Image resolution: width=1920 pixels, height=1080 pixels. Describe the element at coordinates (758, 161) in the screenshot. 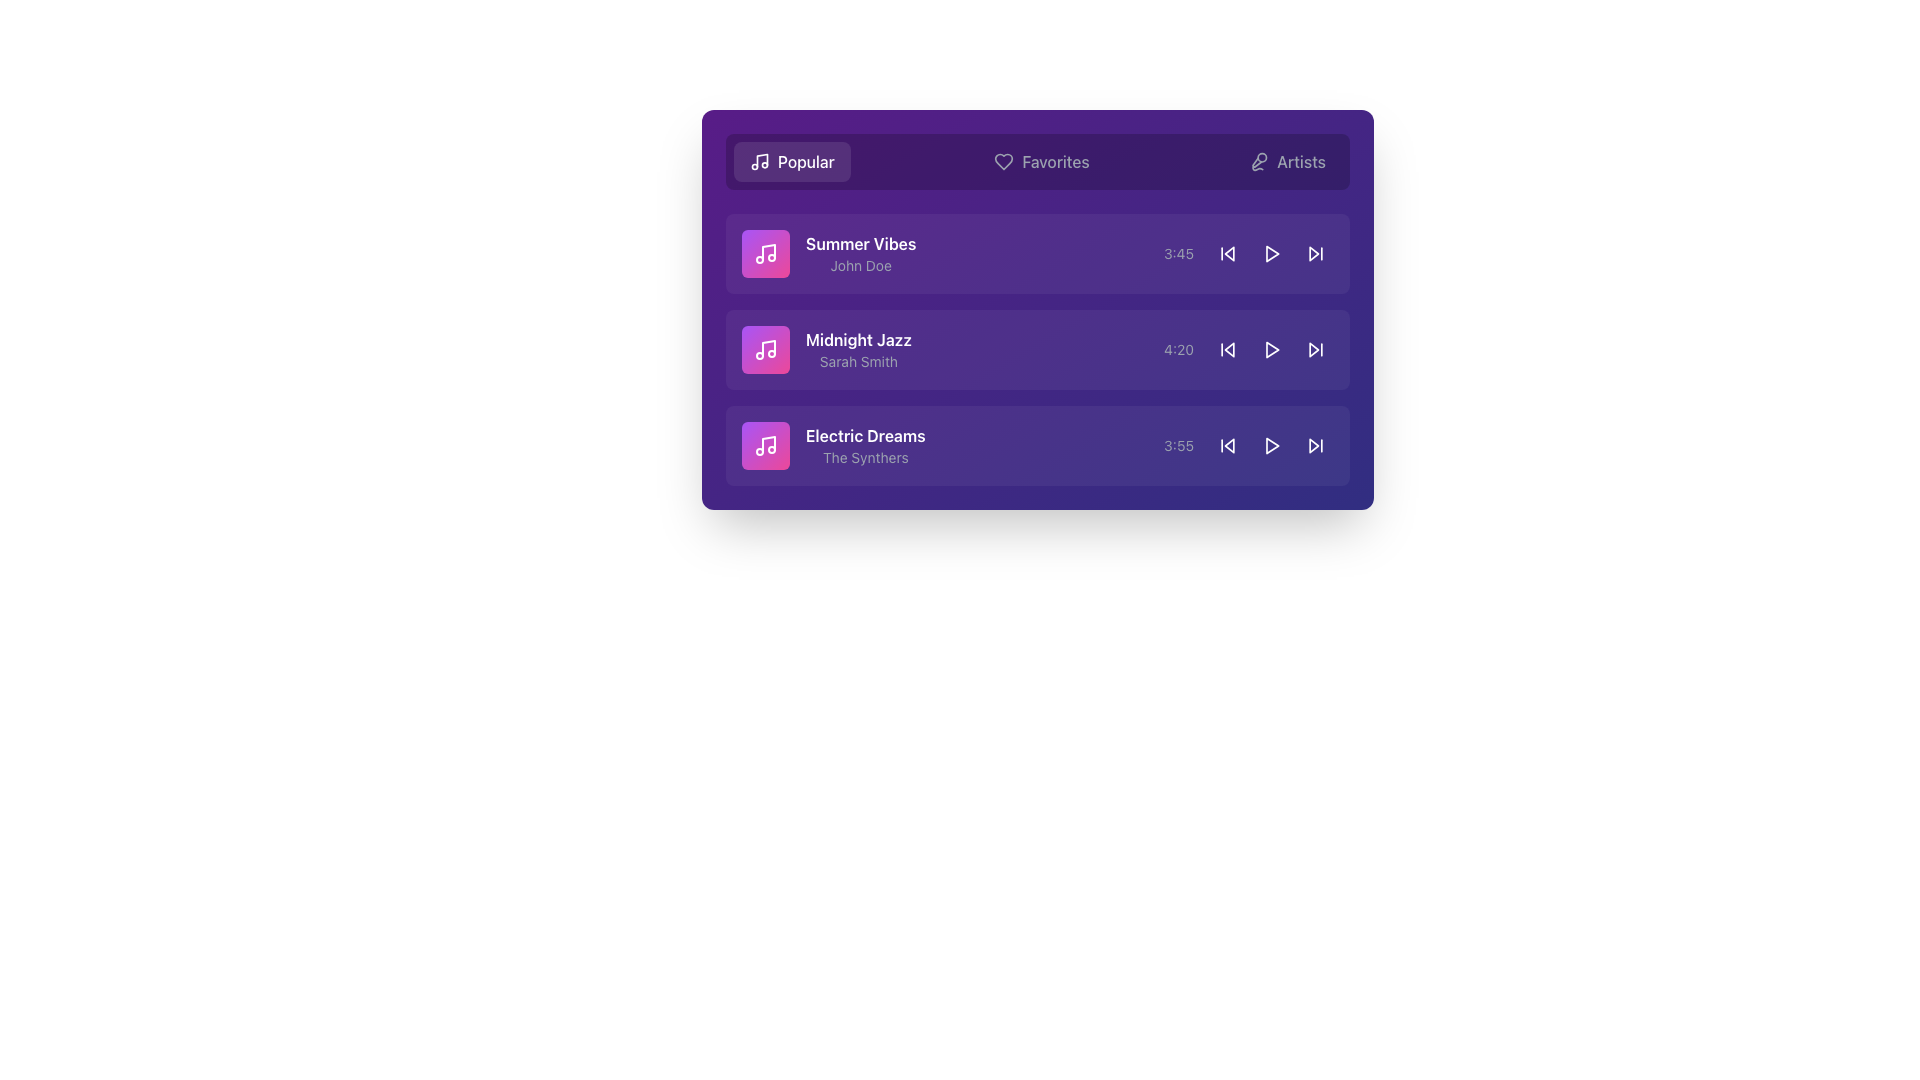

I see `the musical note icon located in the 'Popular' button at the top left corner of the interface, before the text label 'Popular'` at that location.